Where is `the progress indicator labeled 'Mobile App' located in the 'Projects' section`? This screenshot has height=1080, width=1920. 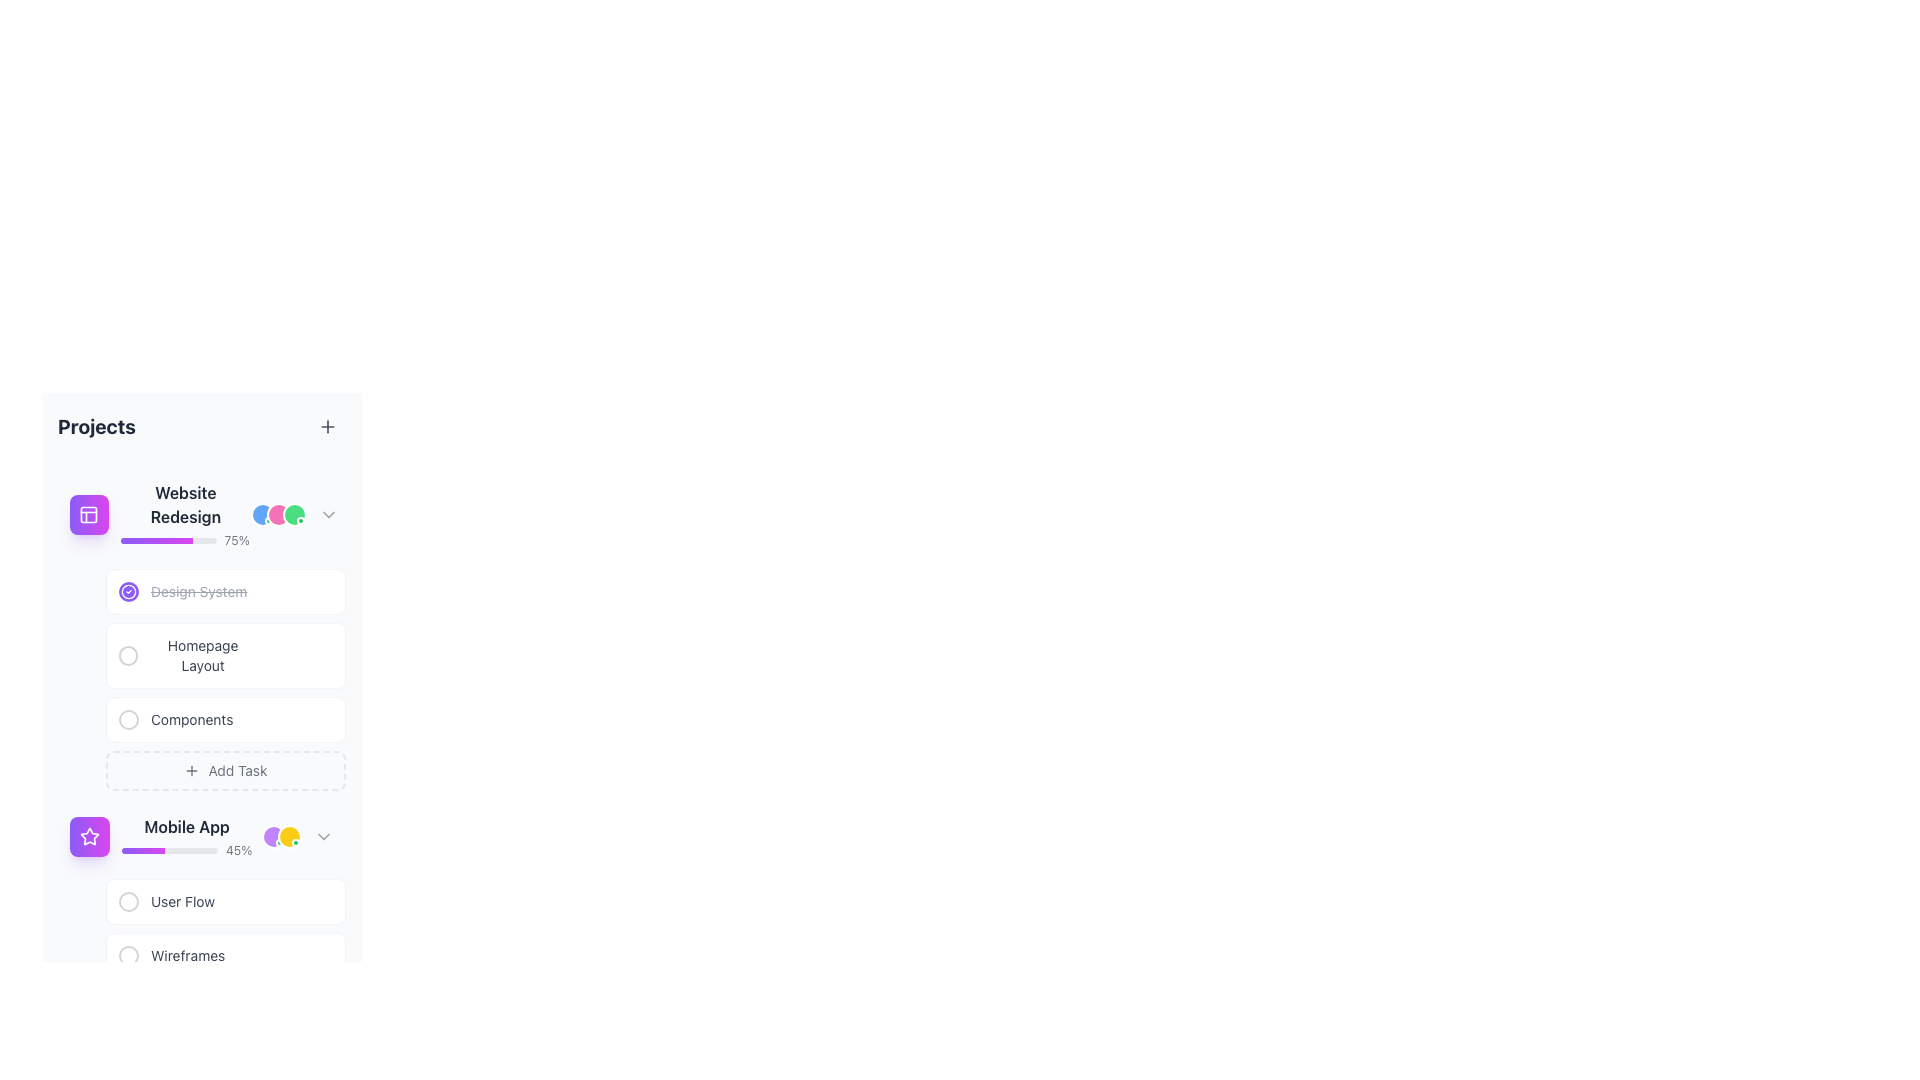
the progress indicator labeled 'Mobile App' located in the 'Projects' section is located at coordinates (187, 837).